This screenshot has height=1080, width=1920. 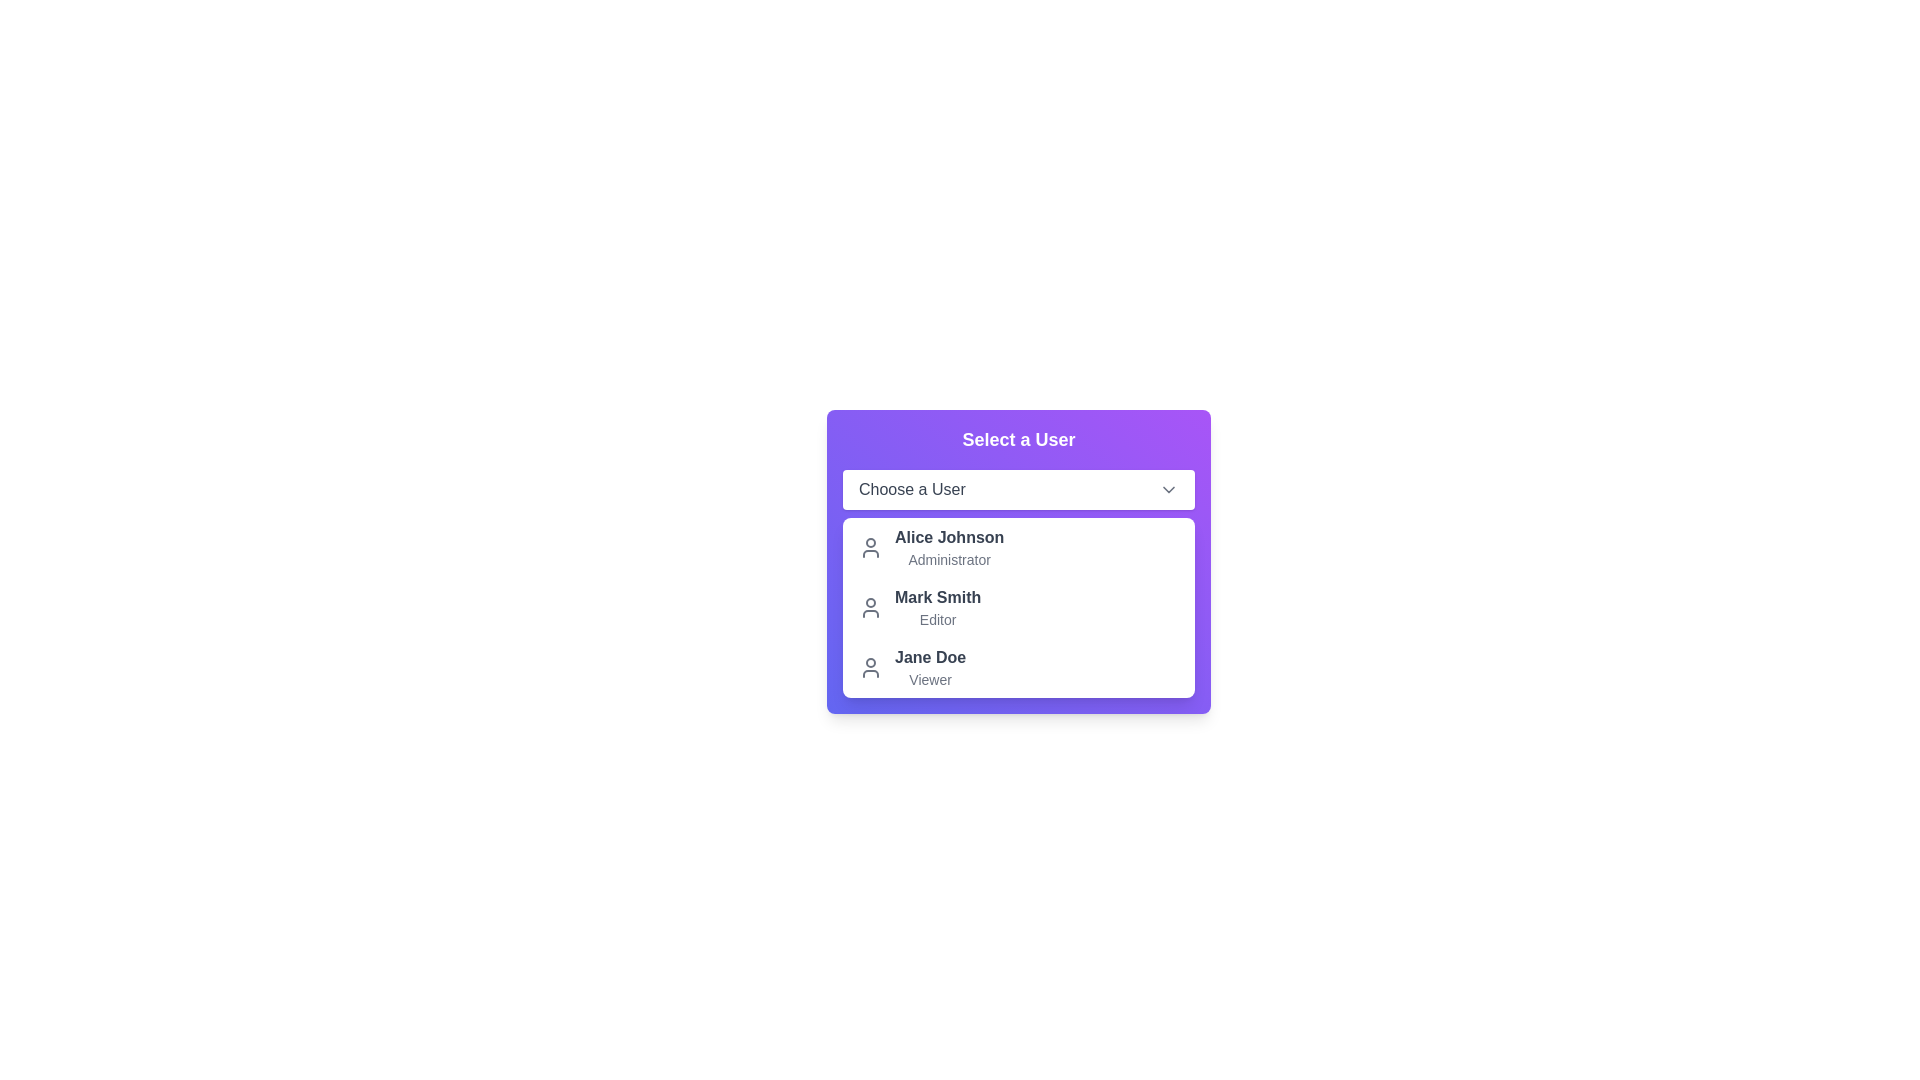 What do you see at coordinates (929, 667) in the screenshot?
I see `the text label displaying 'Jane Doe' as 'Viewer' in the dropdown menu, which is the third option in the list` at bounding box center [929, 667].